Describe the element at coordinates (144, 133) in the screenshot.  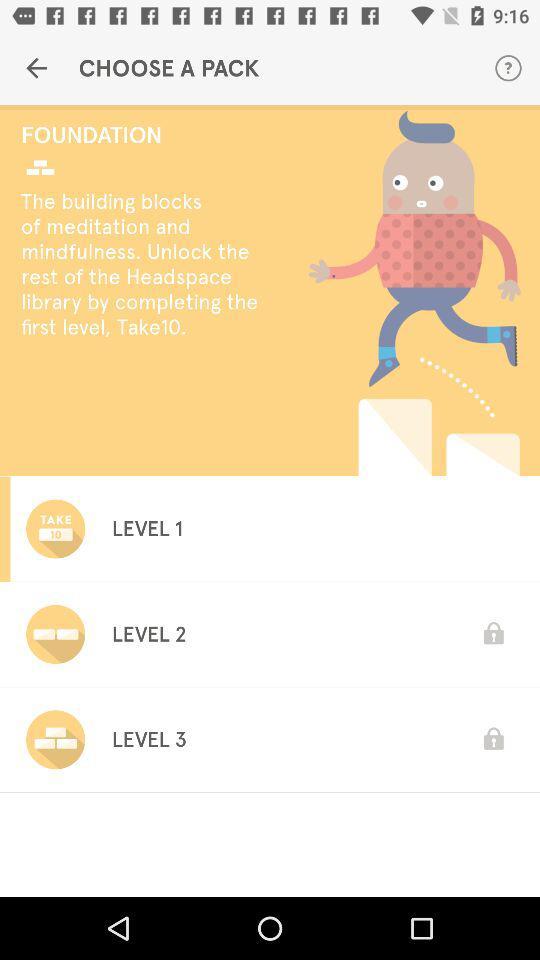
I see `foundation` at that location.